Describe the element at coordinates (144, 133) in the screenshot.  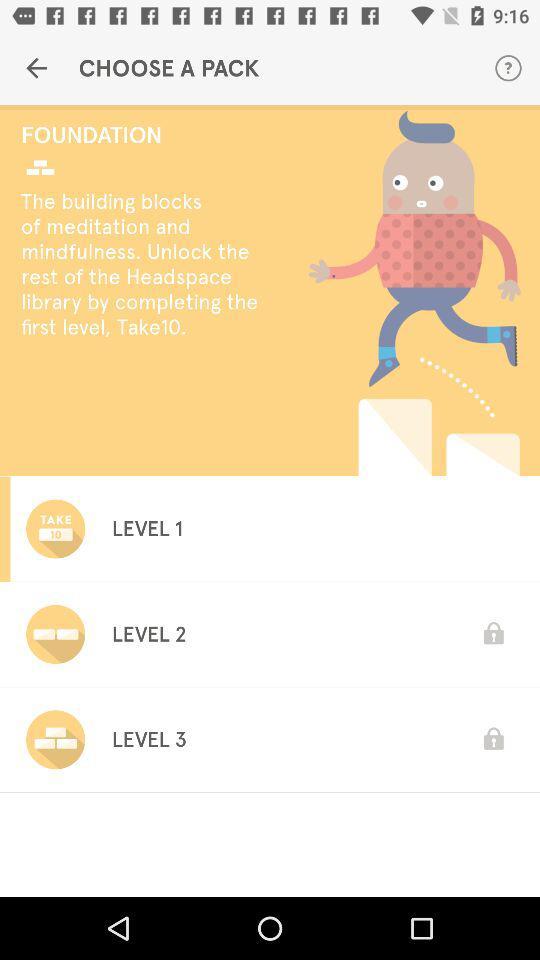
I see `foundation` at that location.